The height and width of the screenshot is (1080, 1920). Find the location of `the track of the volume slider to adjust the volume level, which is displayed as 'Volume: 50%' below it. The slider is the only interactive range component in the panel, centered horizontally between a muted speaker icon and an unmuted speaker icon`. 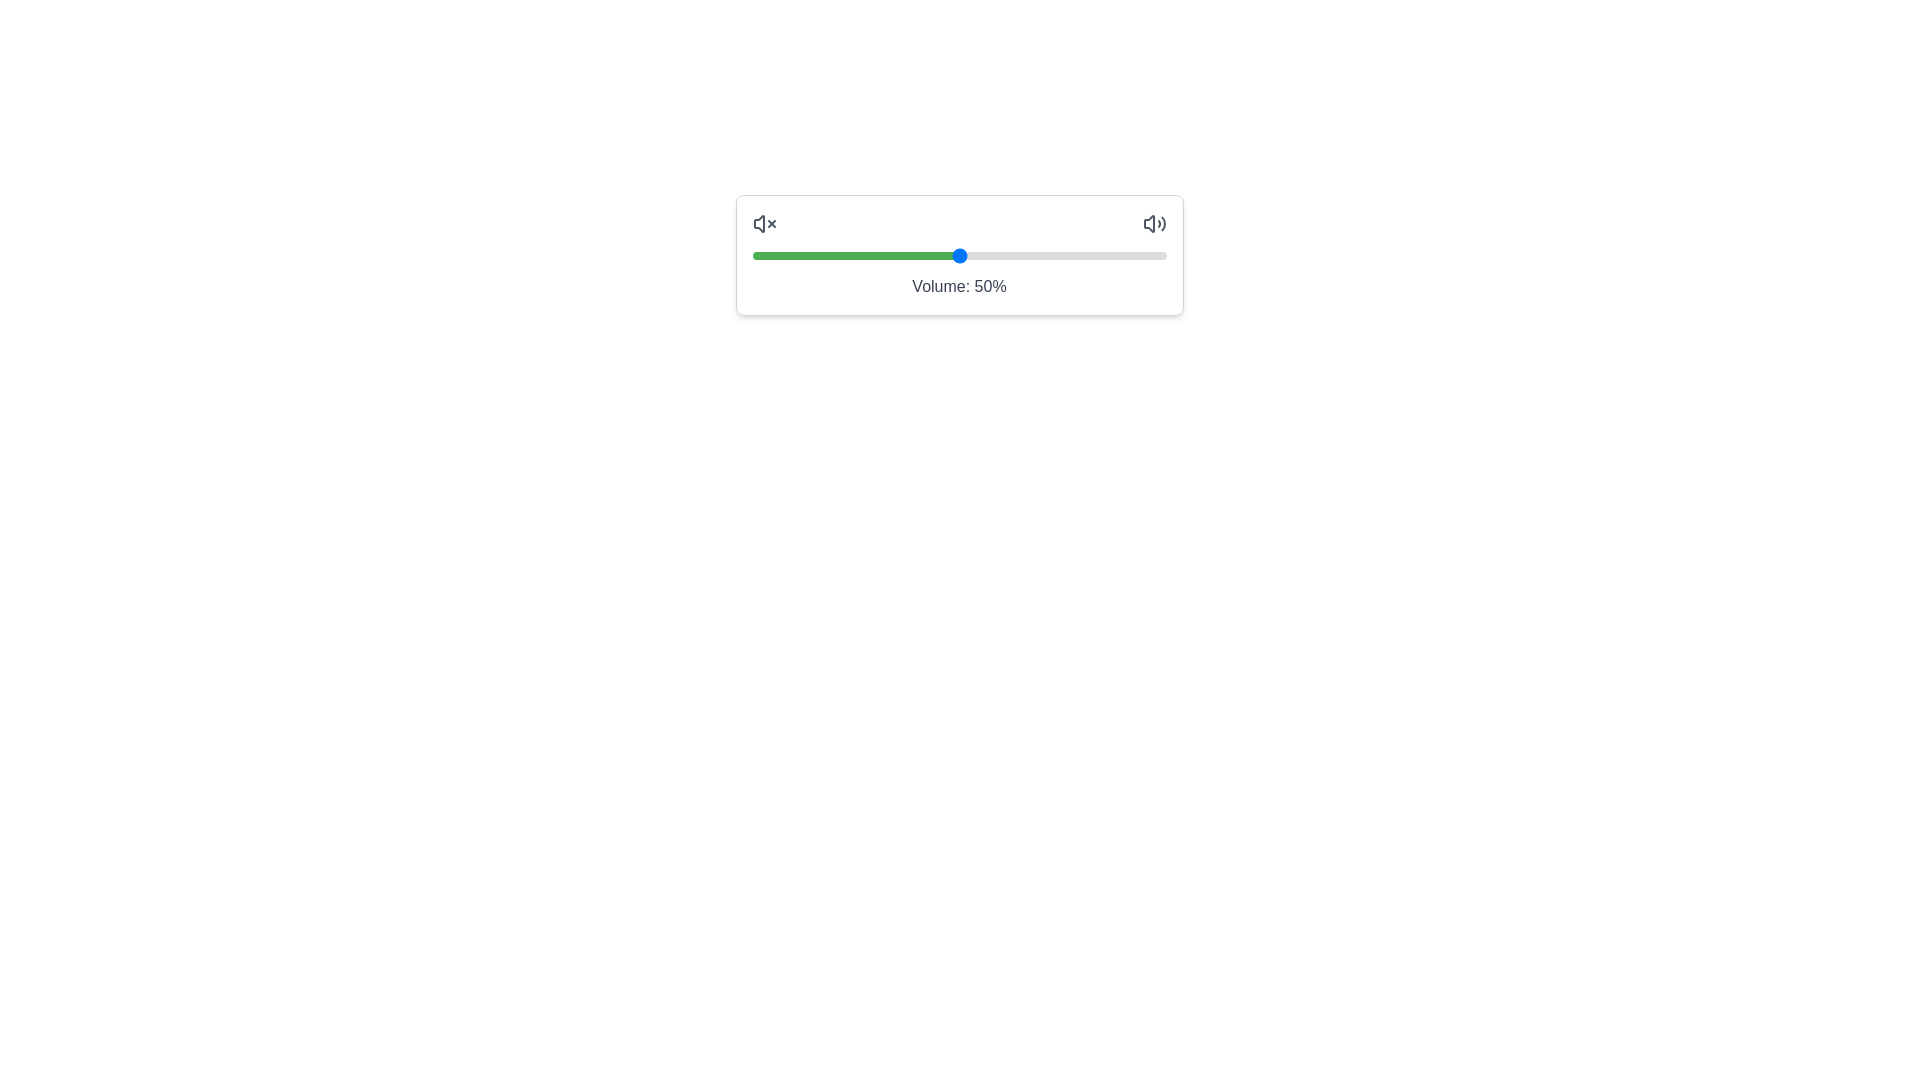

the track of the volume slider to adjust the volume level, which is displayed as 'Volume: 50%' below it. The slider is the only interactive range component in the panel, centered horizontally between a muted speaker icon and an unmuted speaker icon is located at coordinates (958, 254).